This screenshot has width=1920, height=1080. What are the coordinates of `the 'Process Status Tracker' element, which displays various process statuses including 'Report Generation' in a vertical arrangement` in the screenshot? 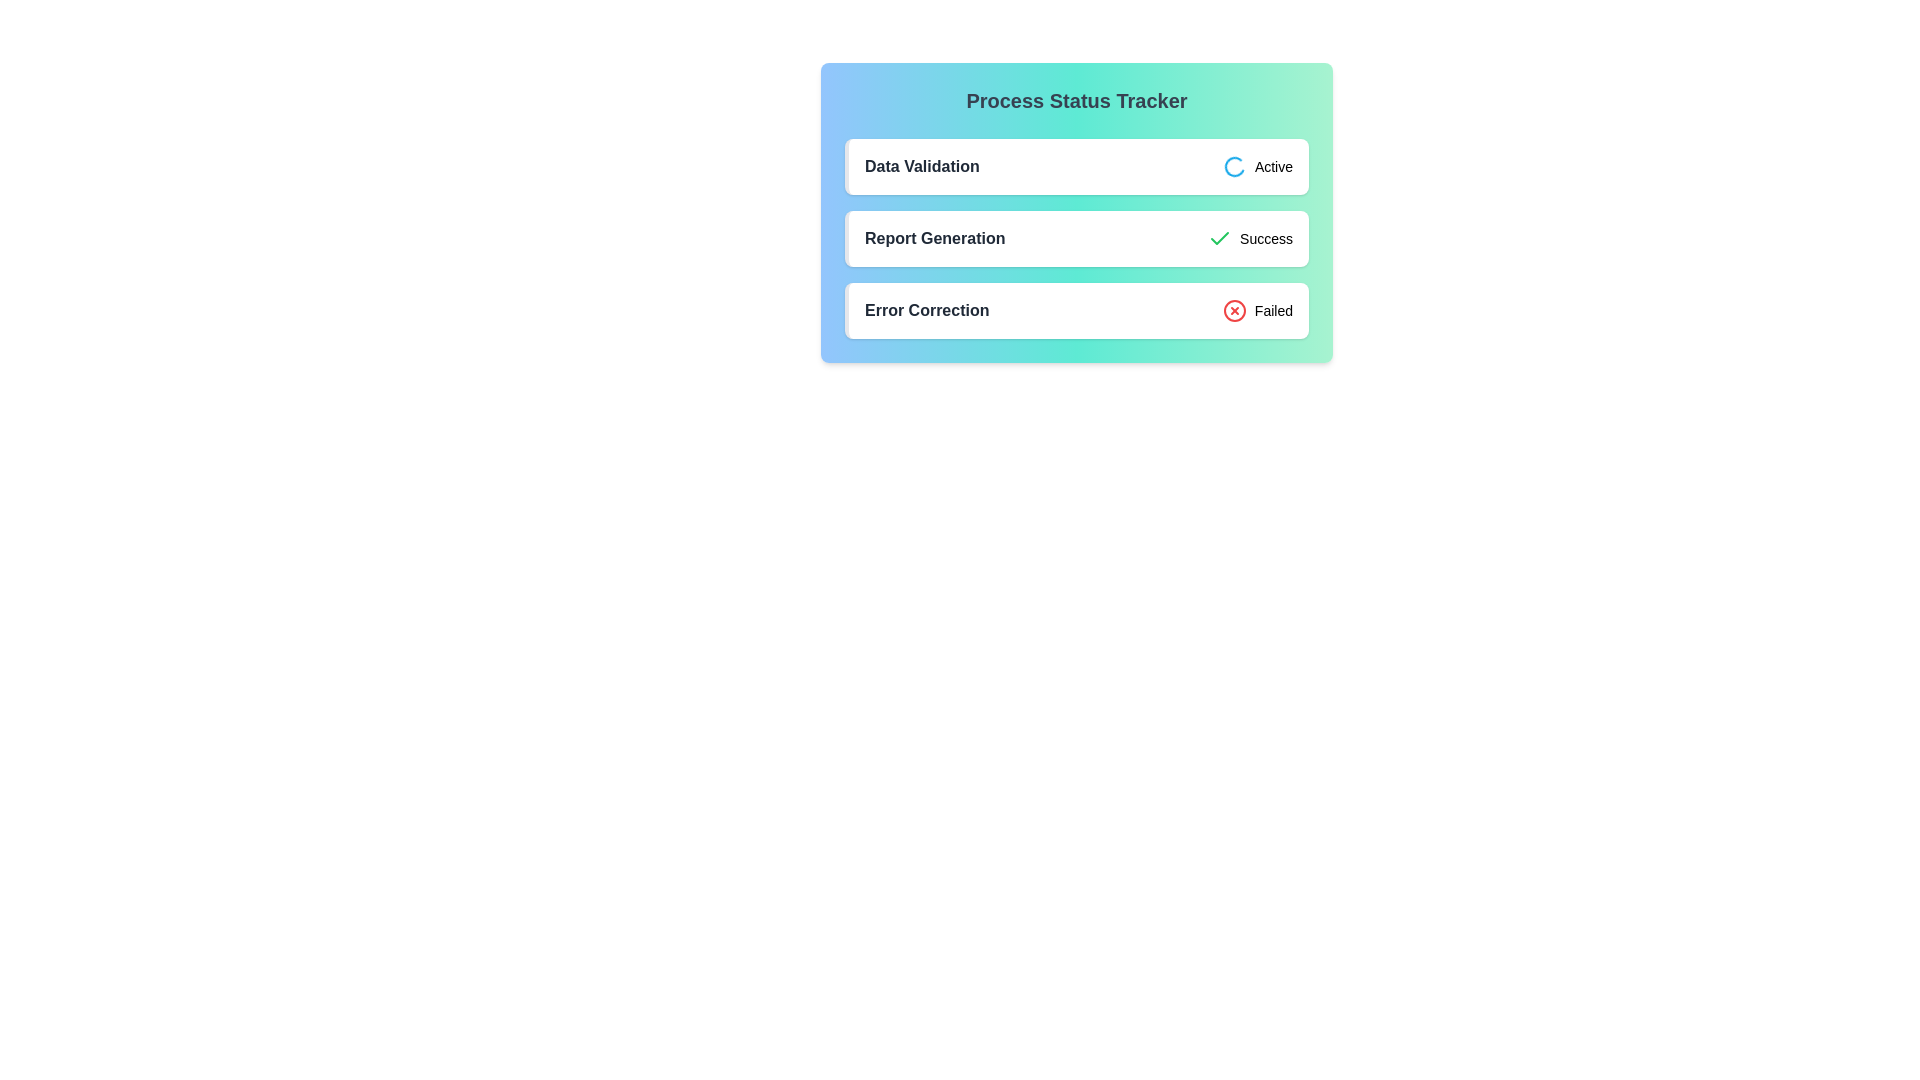 It's located at (1075, 212).